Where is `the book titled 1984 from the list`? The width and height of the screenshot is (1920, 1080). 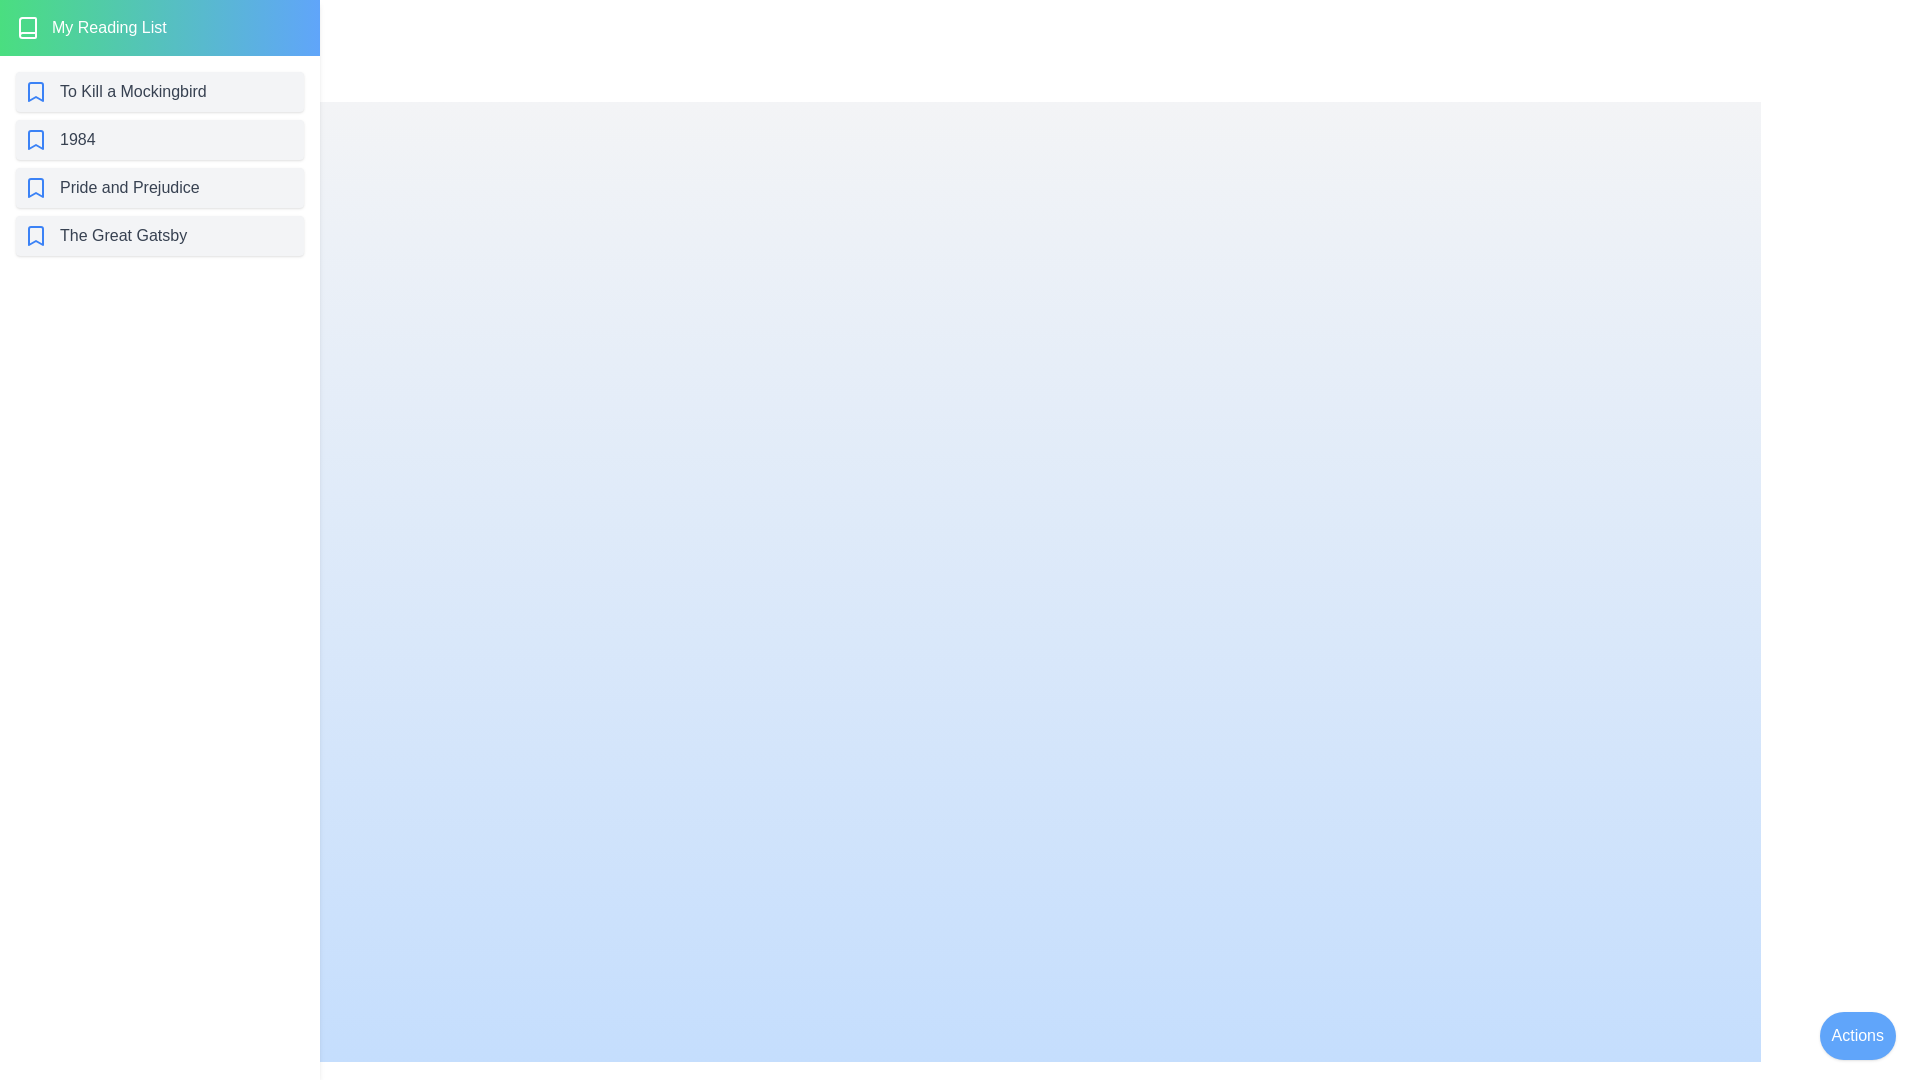
the book titled 1984 from the list is located at coordinates (158, 138).